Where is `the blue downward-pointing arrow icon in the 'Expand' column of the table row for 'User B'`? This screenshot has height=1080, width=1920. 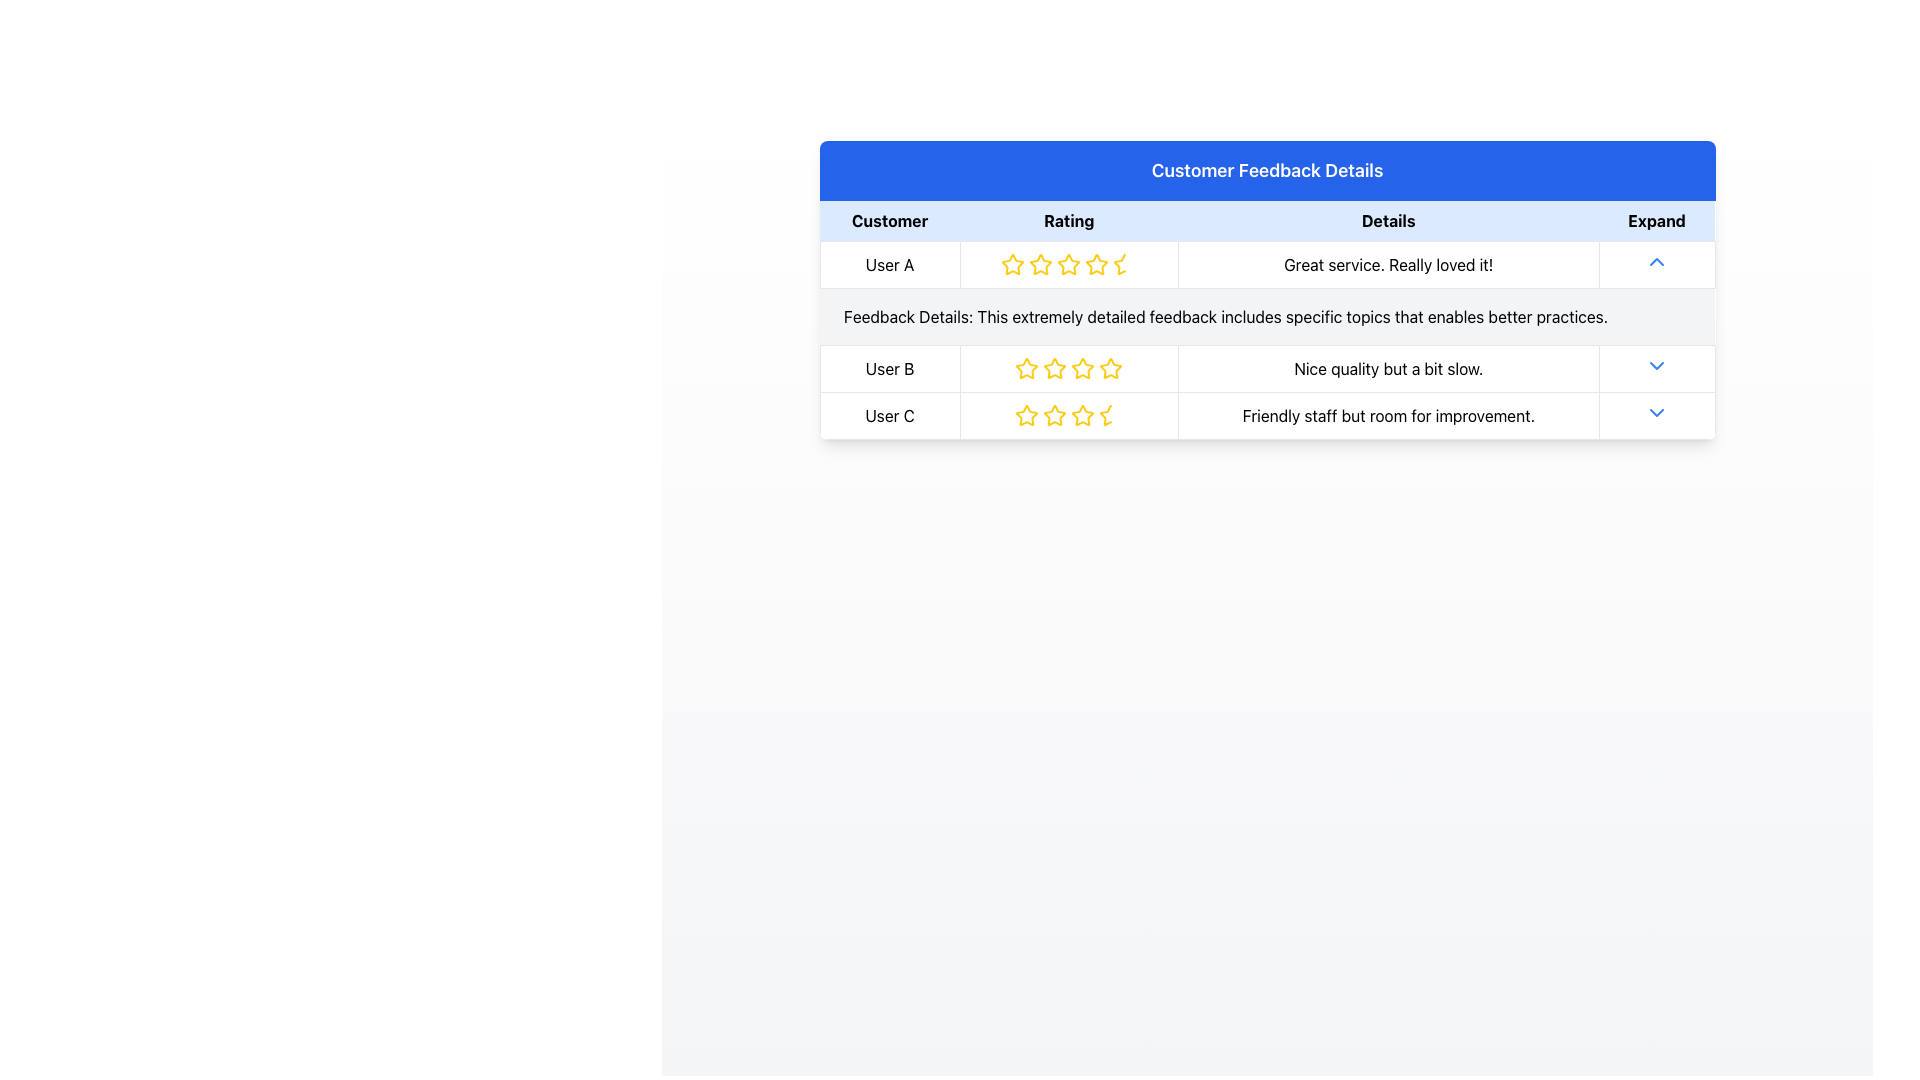 the blue downward-pointing arrow icon in the 'Expand' column of the table row for 'User B' is located at coordinates (1657, 369).